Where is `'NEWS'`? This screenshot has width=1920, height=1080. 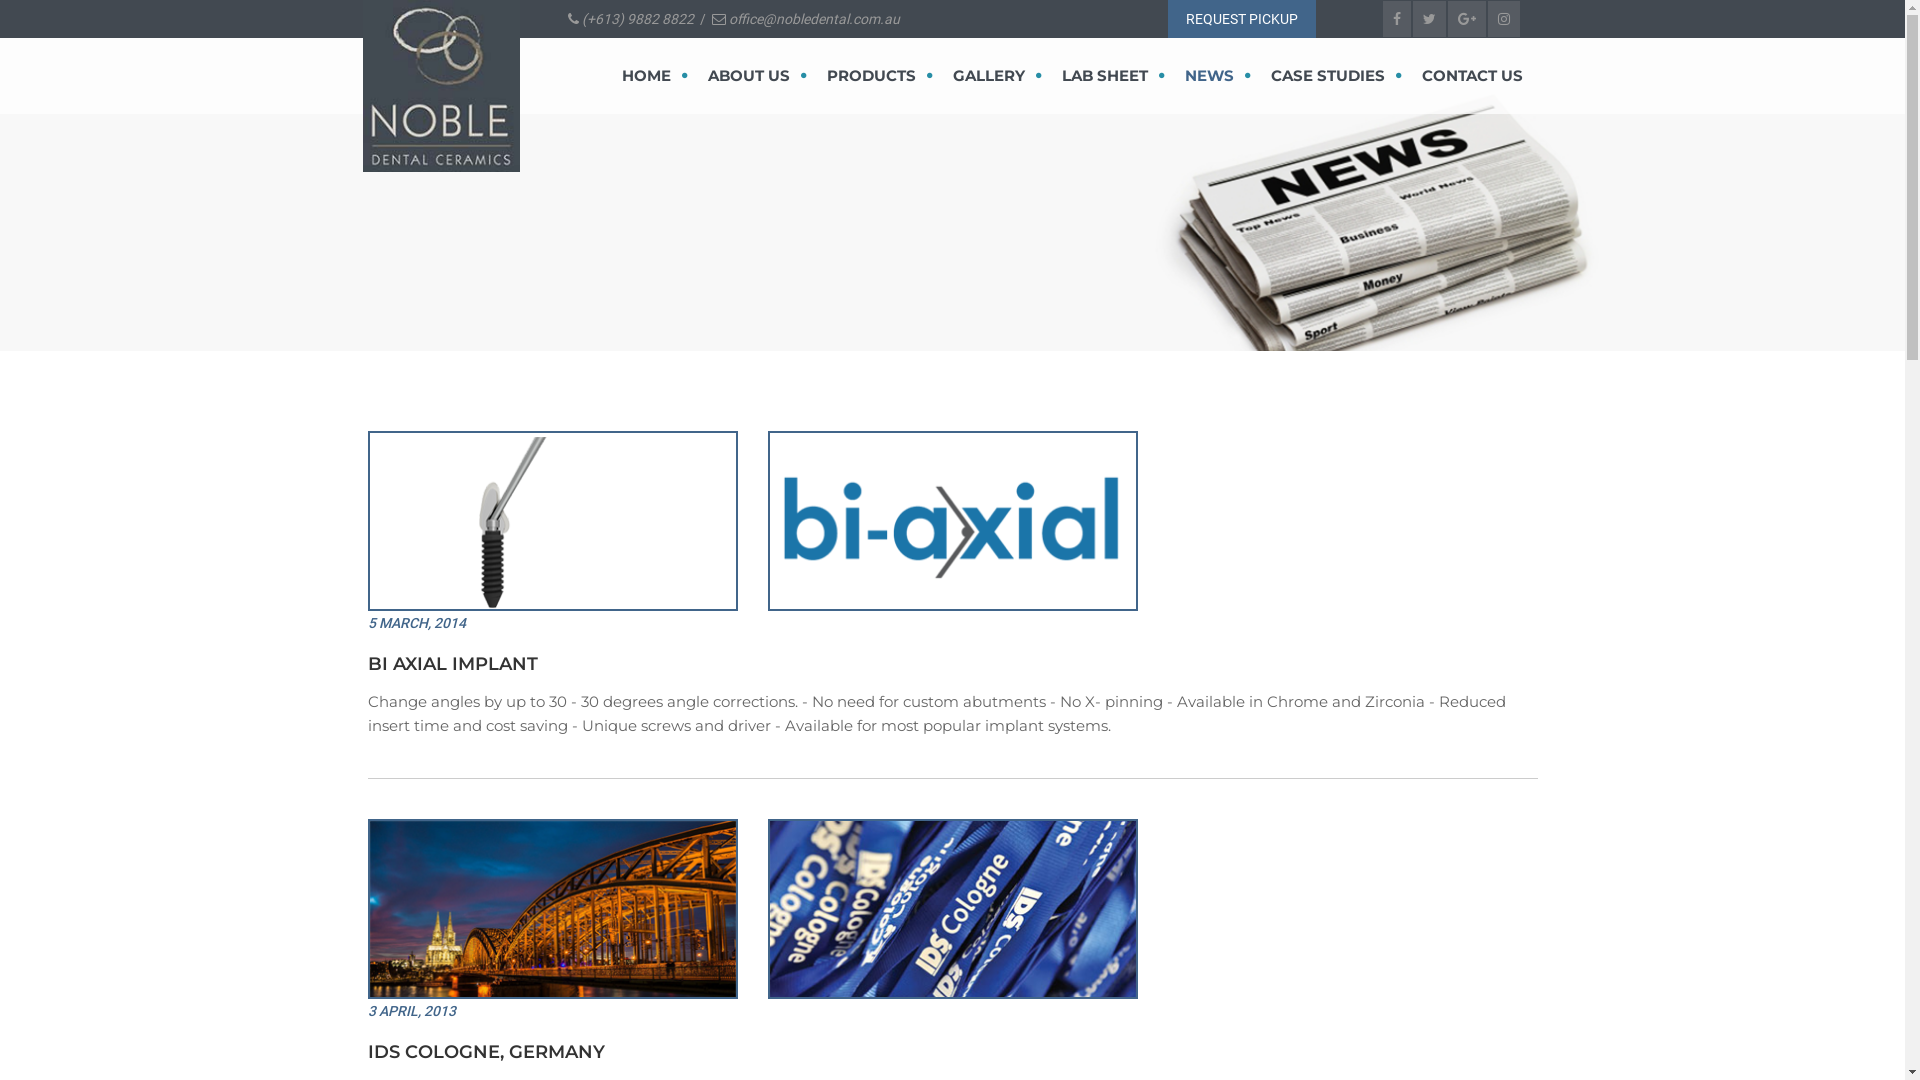
'NEWS' is located at coordinates (1216, 75).